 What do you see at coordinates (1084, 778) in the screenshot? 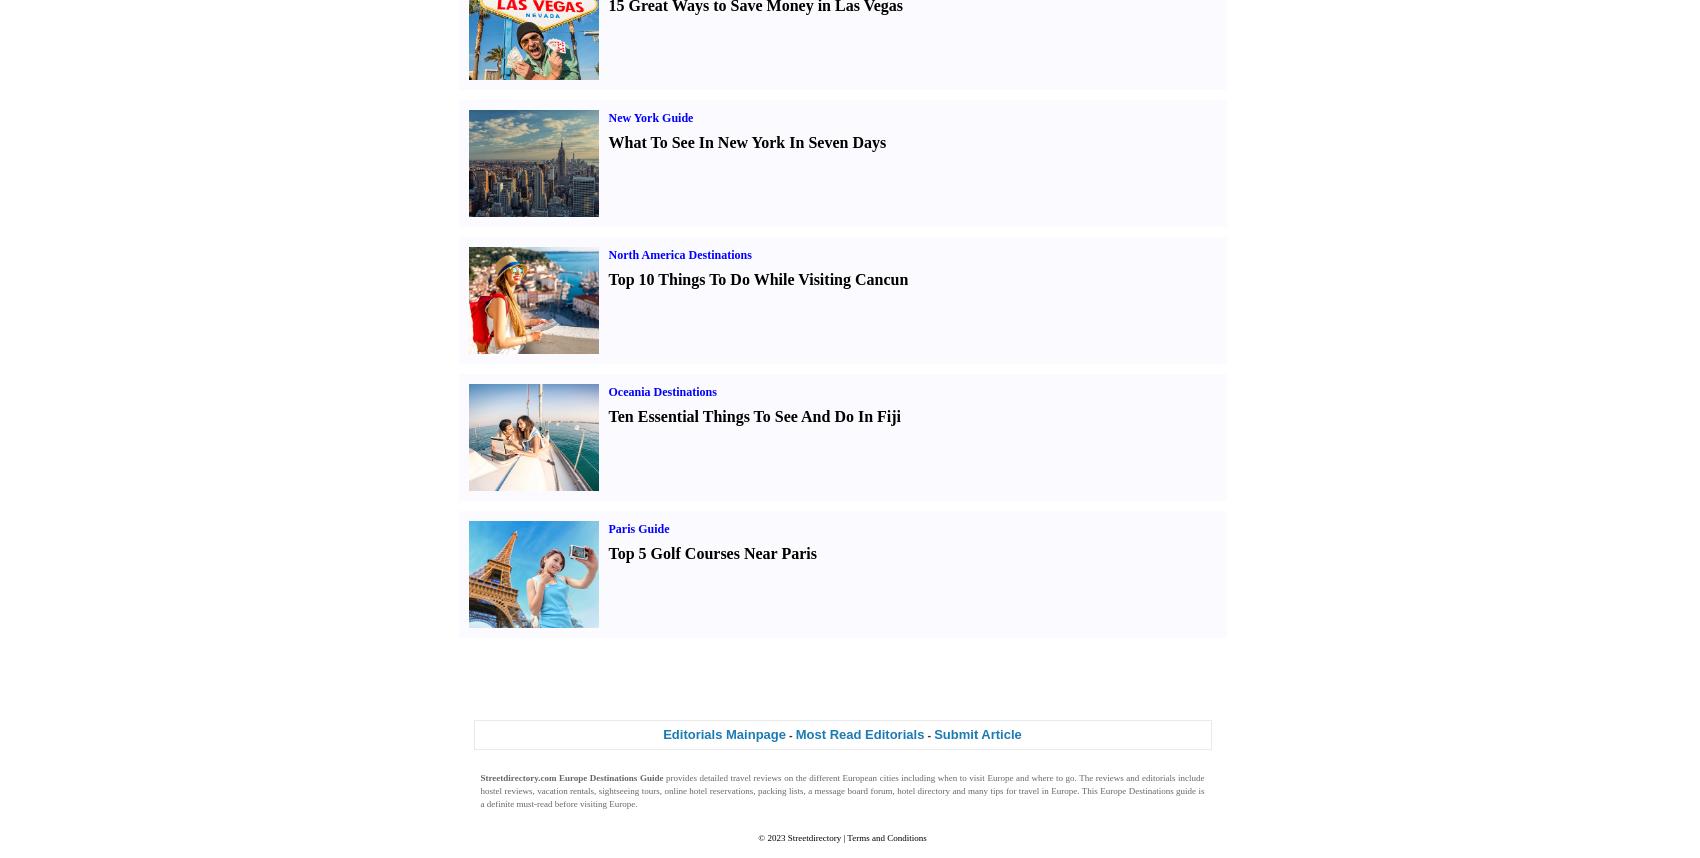
I see `'. The'` at bounding box center [1084, 778].